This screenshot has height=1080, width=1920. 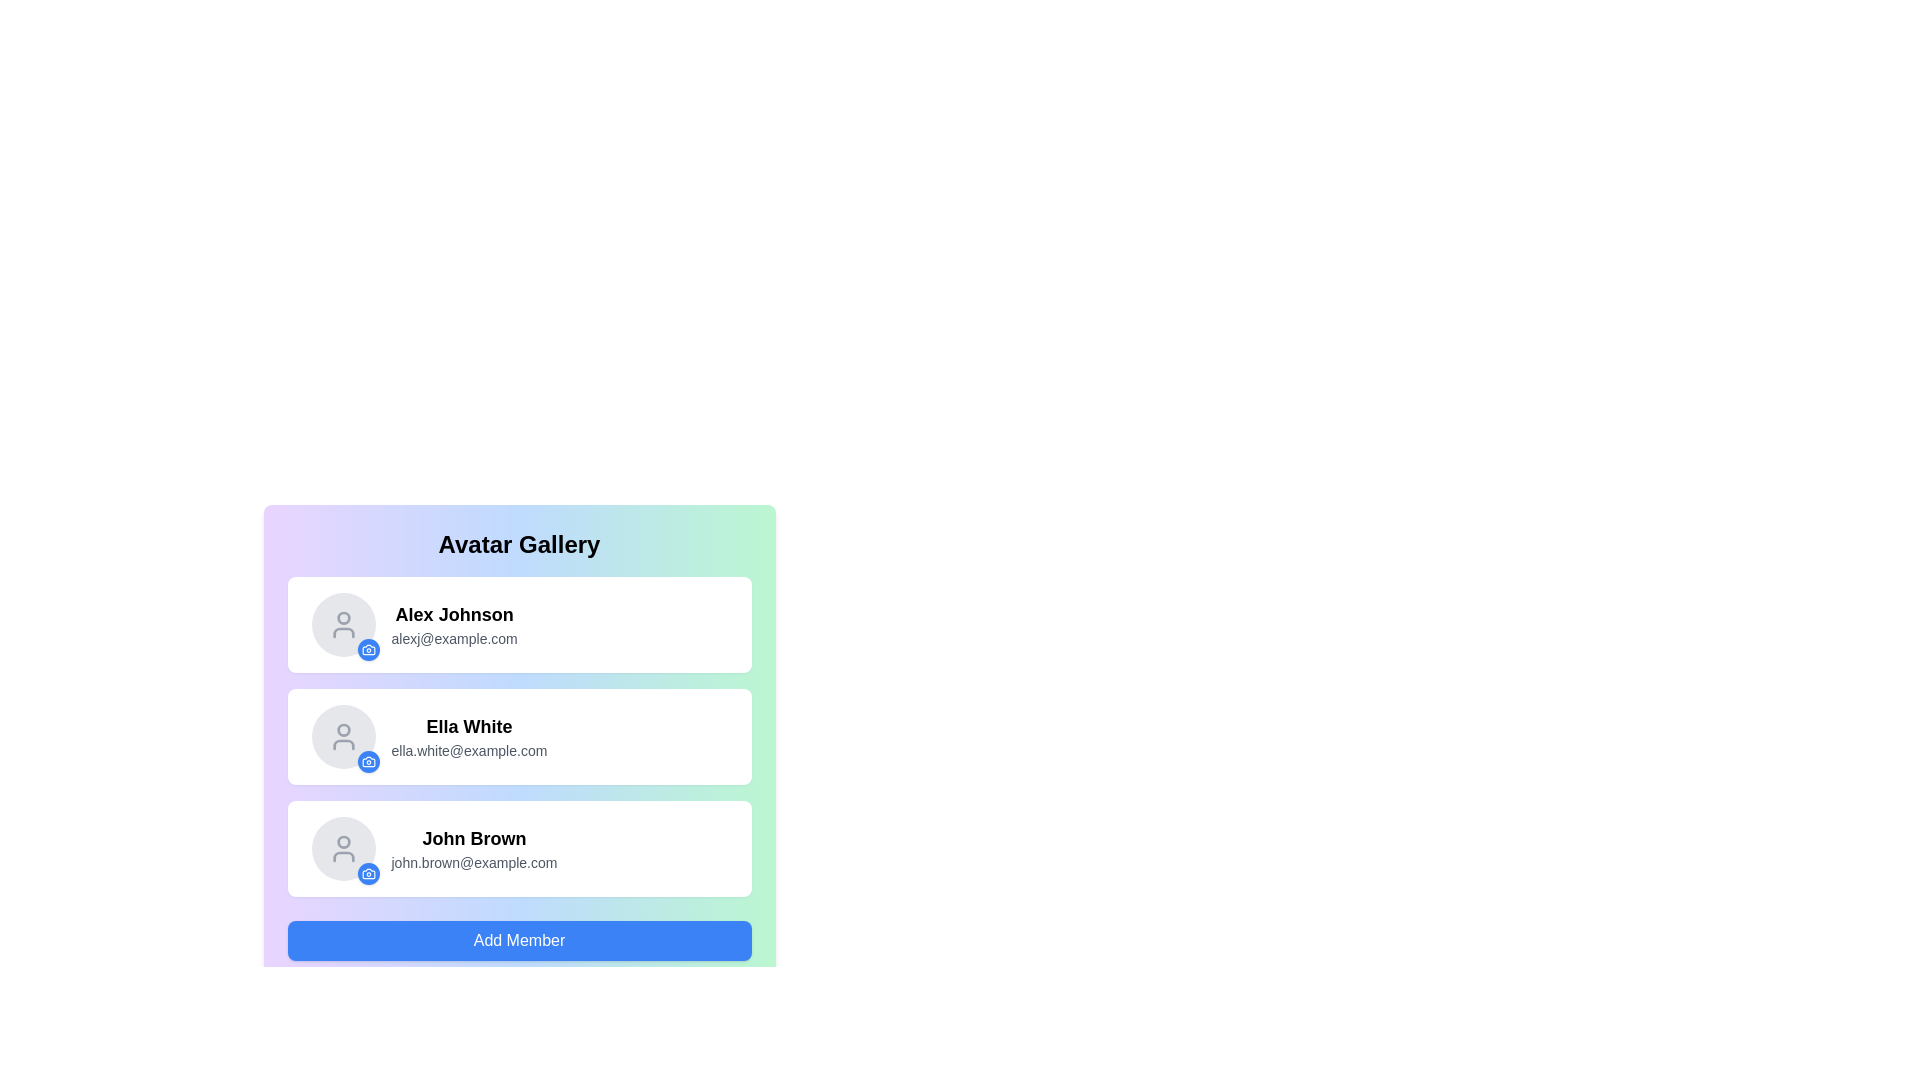 What do you see at coordinates (368, 762) in the screenshot?
I see `the camera icon button with a blue background located to the bottom-right of Ella White's profile avatar` at bounding box center [368, 762].